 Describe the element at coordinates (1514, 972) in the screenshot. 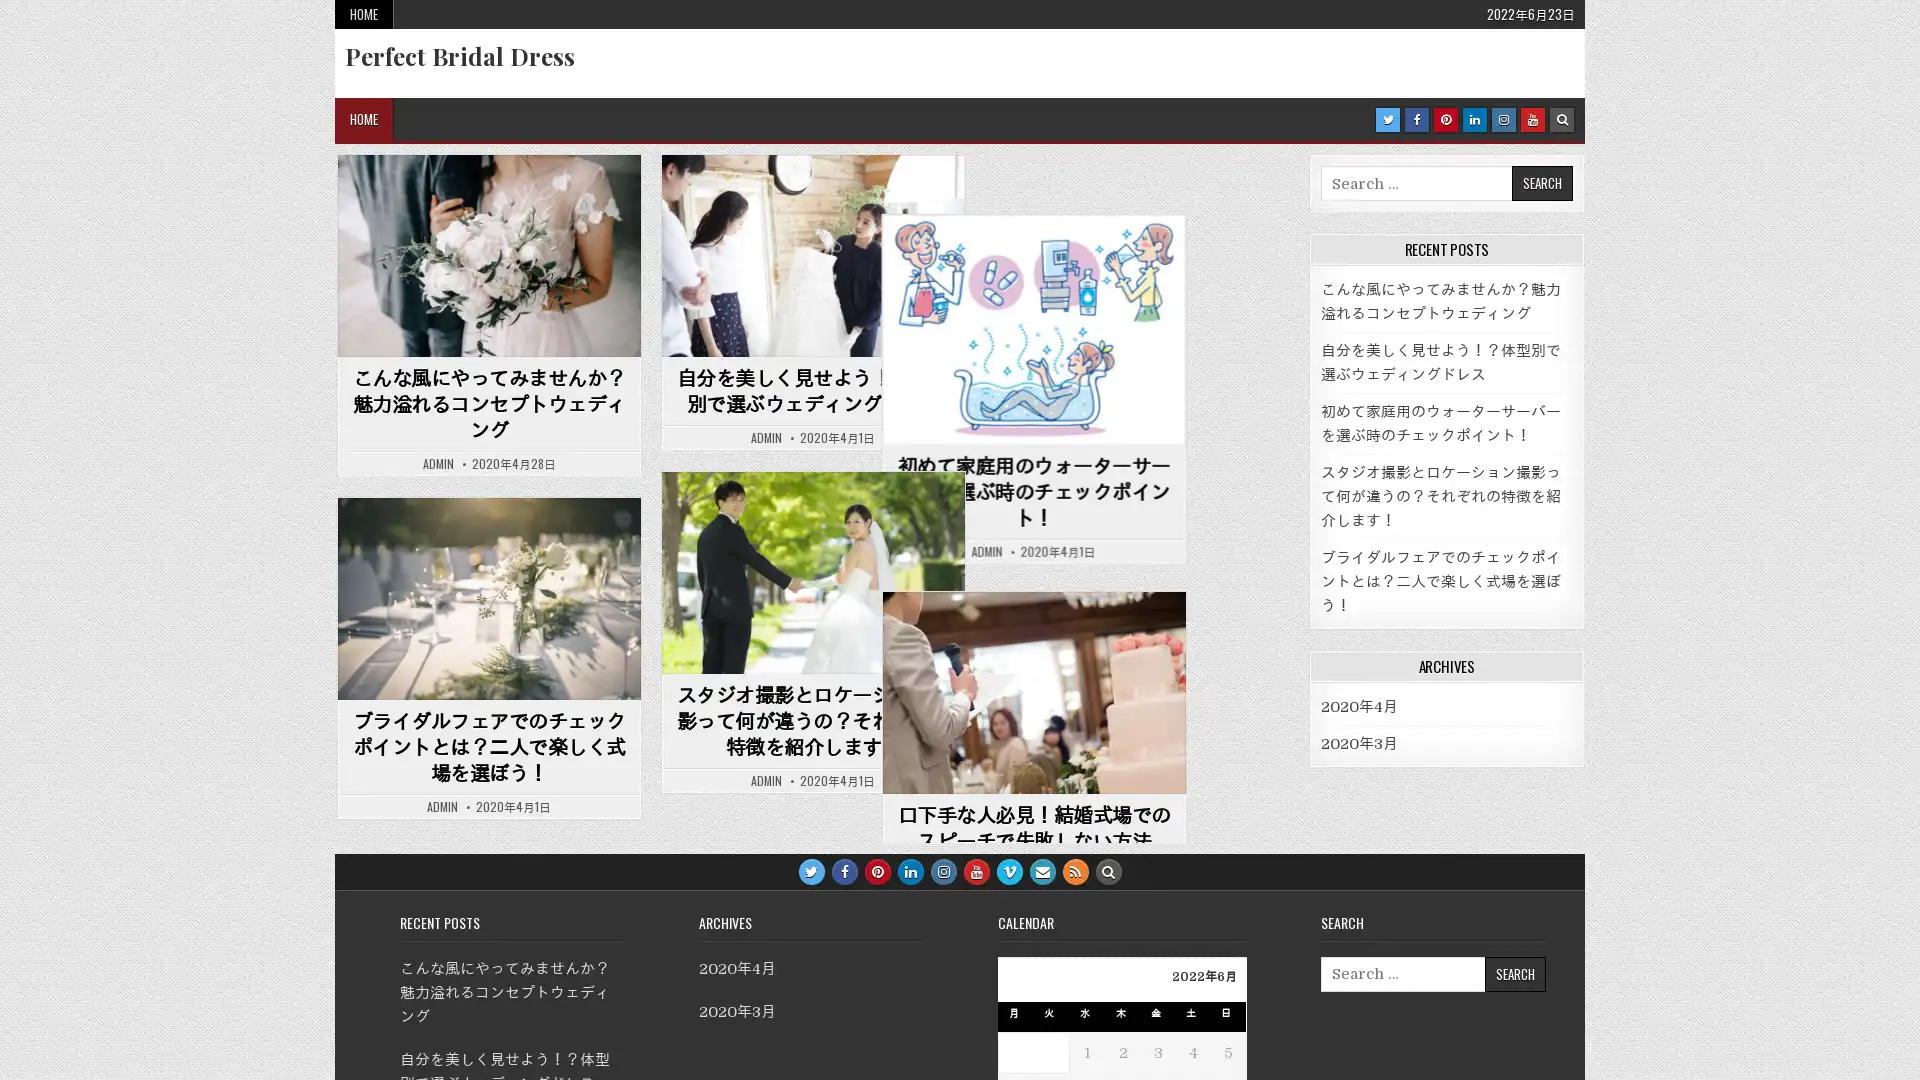

I see `Search` at that location.